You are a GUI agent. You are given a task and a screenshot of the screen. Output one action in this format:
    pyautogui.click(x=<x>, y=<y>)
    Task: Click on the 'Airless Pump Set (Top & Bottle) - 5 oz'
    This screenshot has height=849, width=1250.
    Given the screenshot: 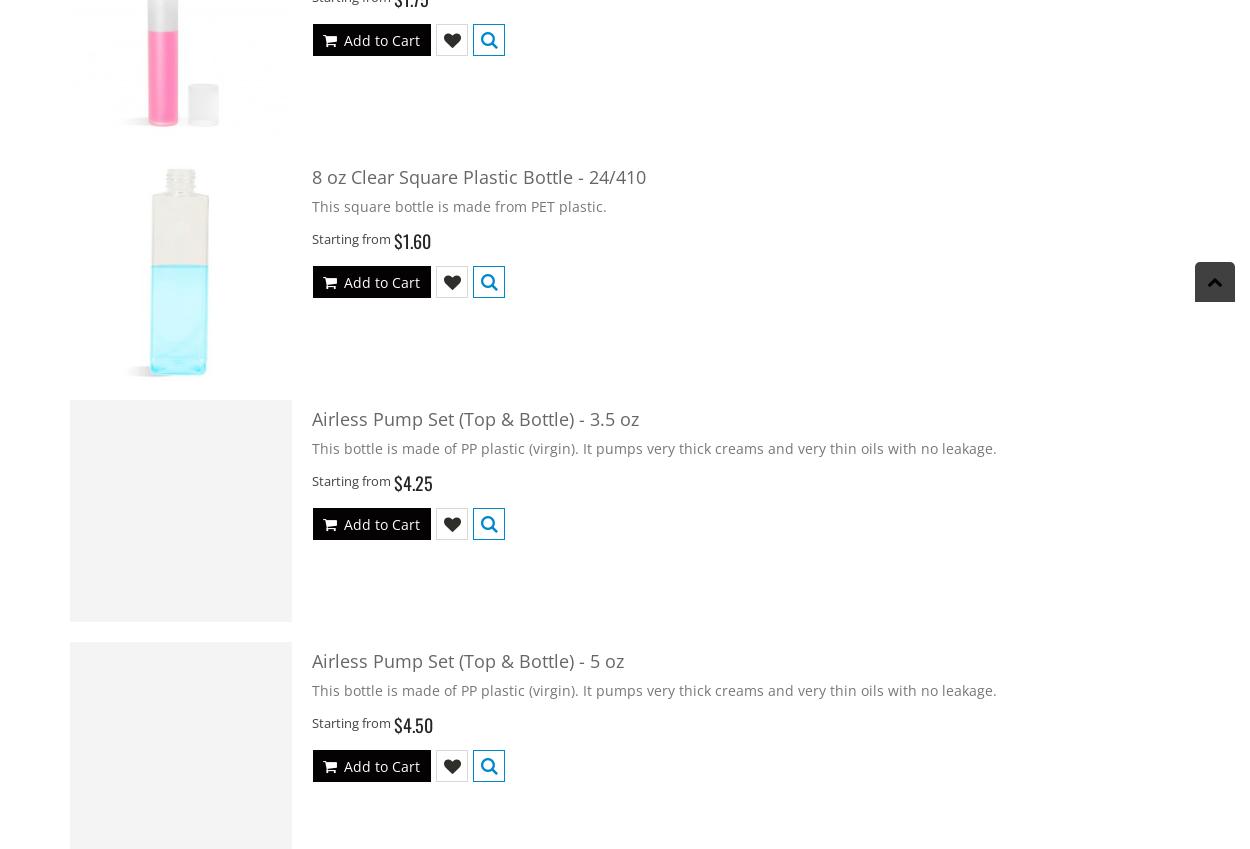 What is the action you would take?
    pyautogui.click(x=312, y=660)
    